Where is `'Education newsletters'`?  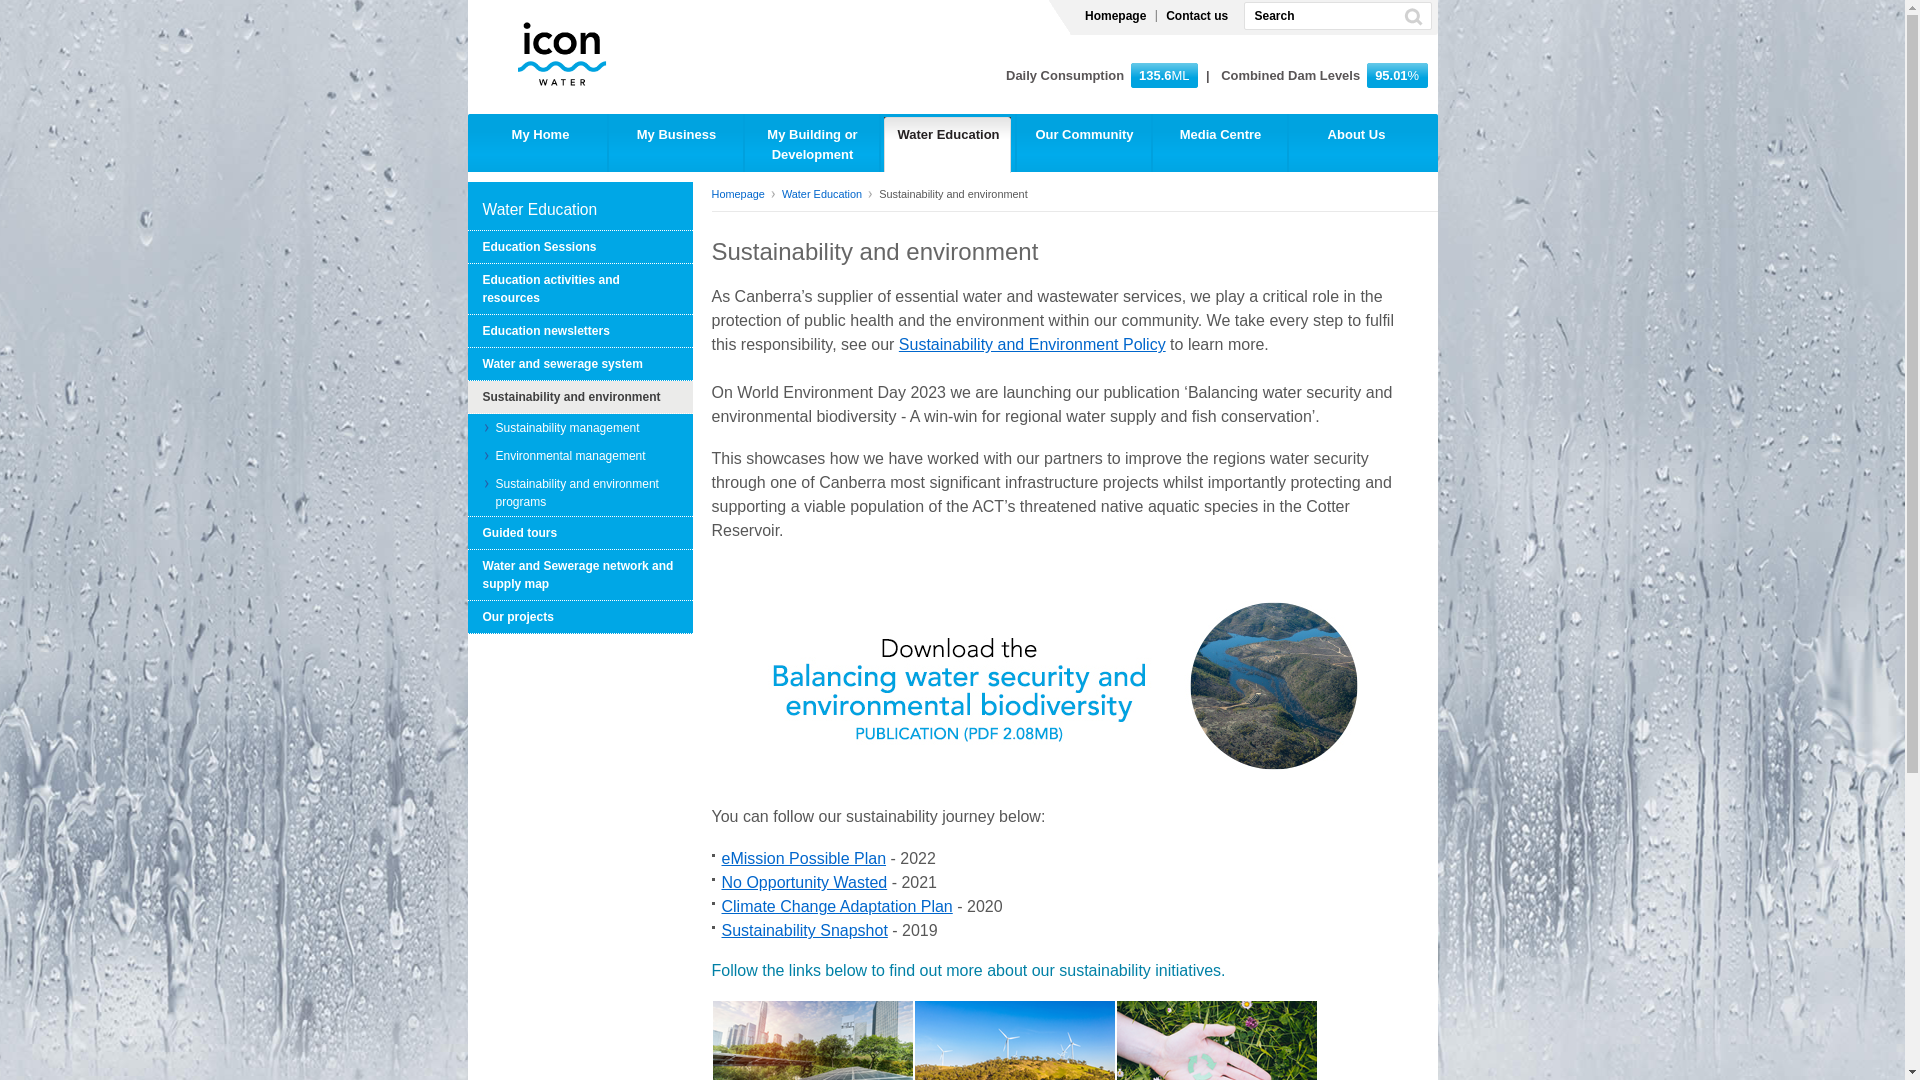
'Education newsletters' is located at coordinates (466, 330).